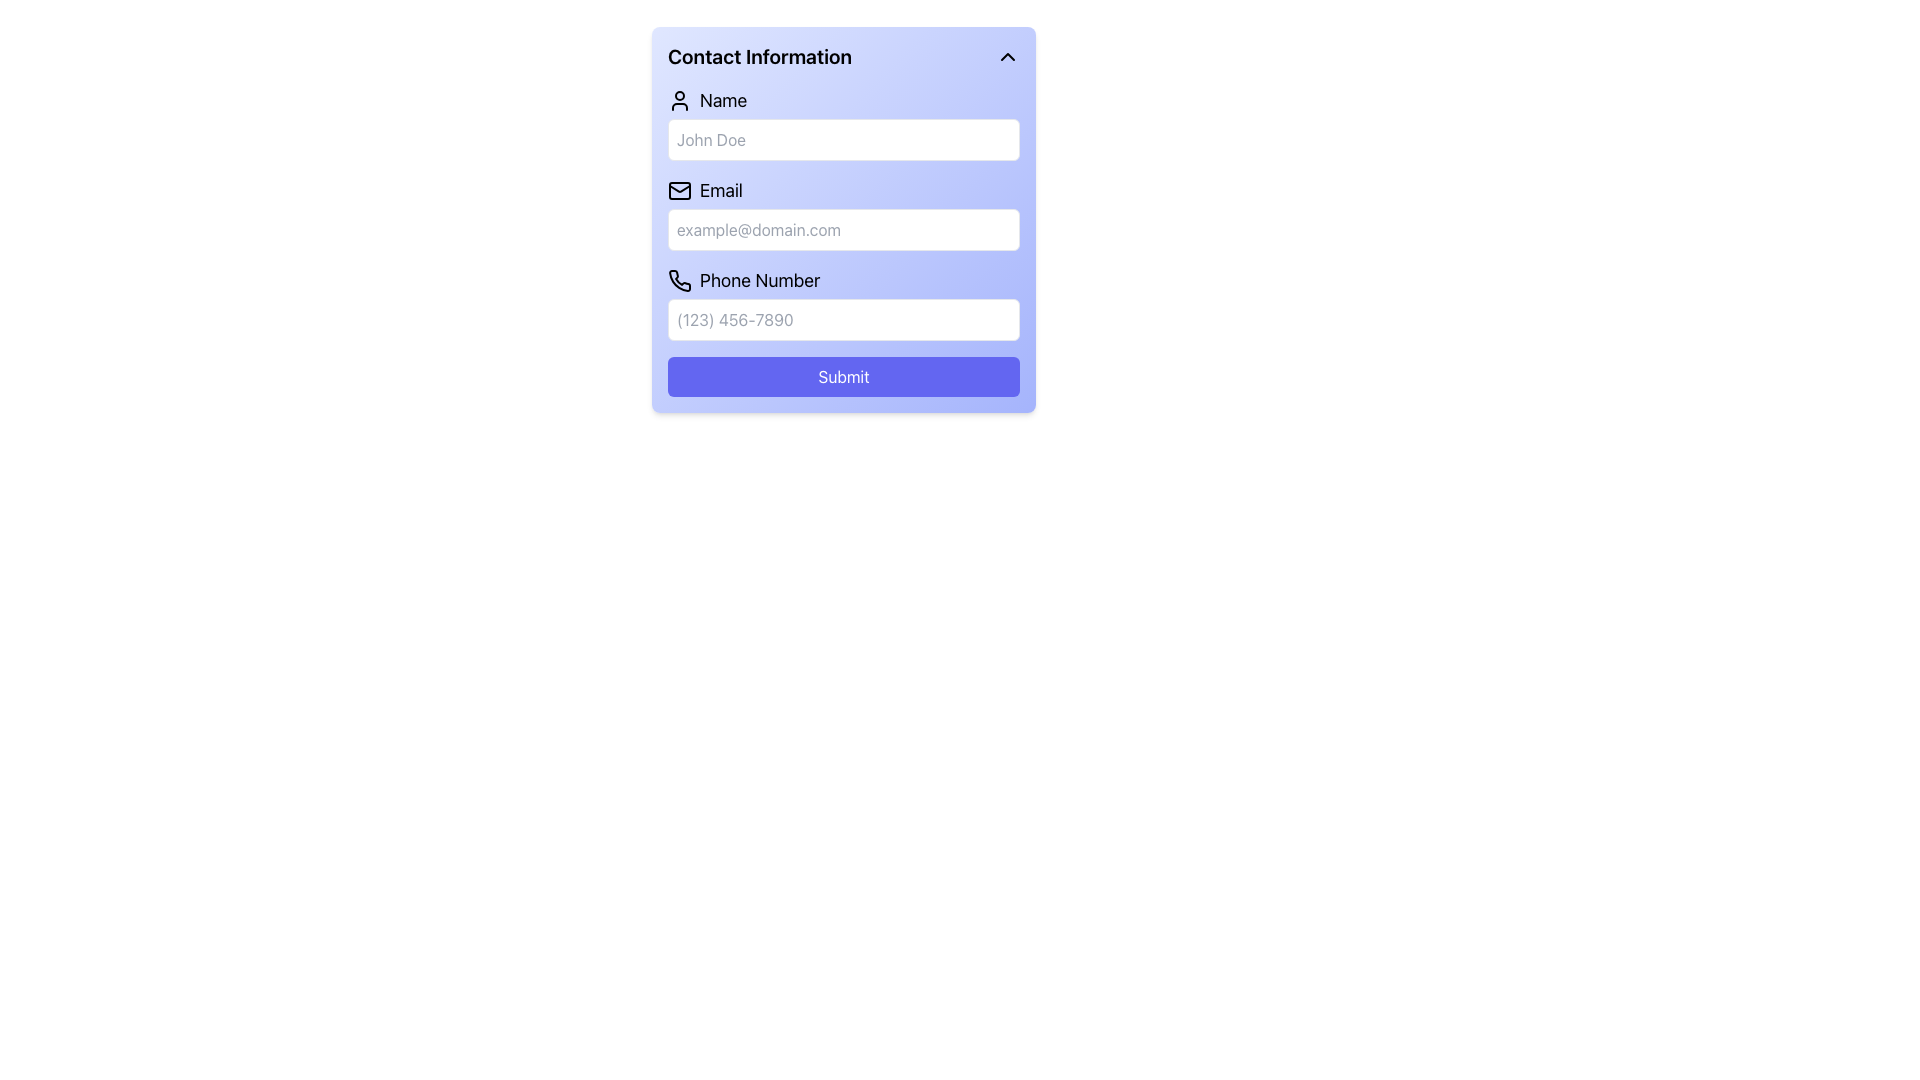  I want to click on text content of the Text Header that displays 'Contact Information' in bold on a light purple background, so click(758, 56).